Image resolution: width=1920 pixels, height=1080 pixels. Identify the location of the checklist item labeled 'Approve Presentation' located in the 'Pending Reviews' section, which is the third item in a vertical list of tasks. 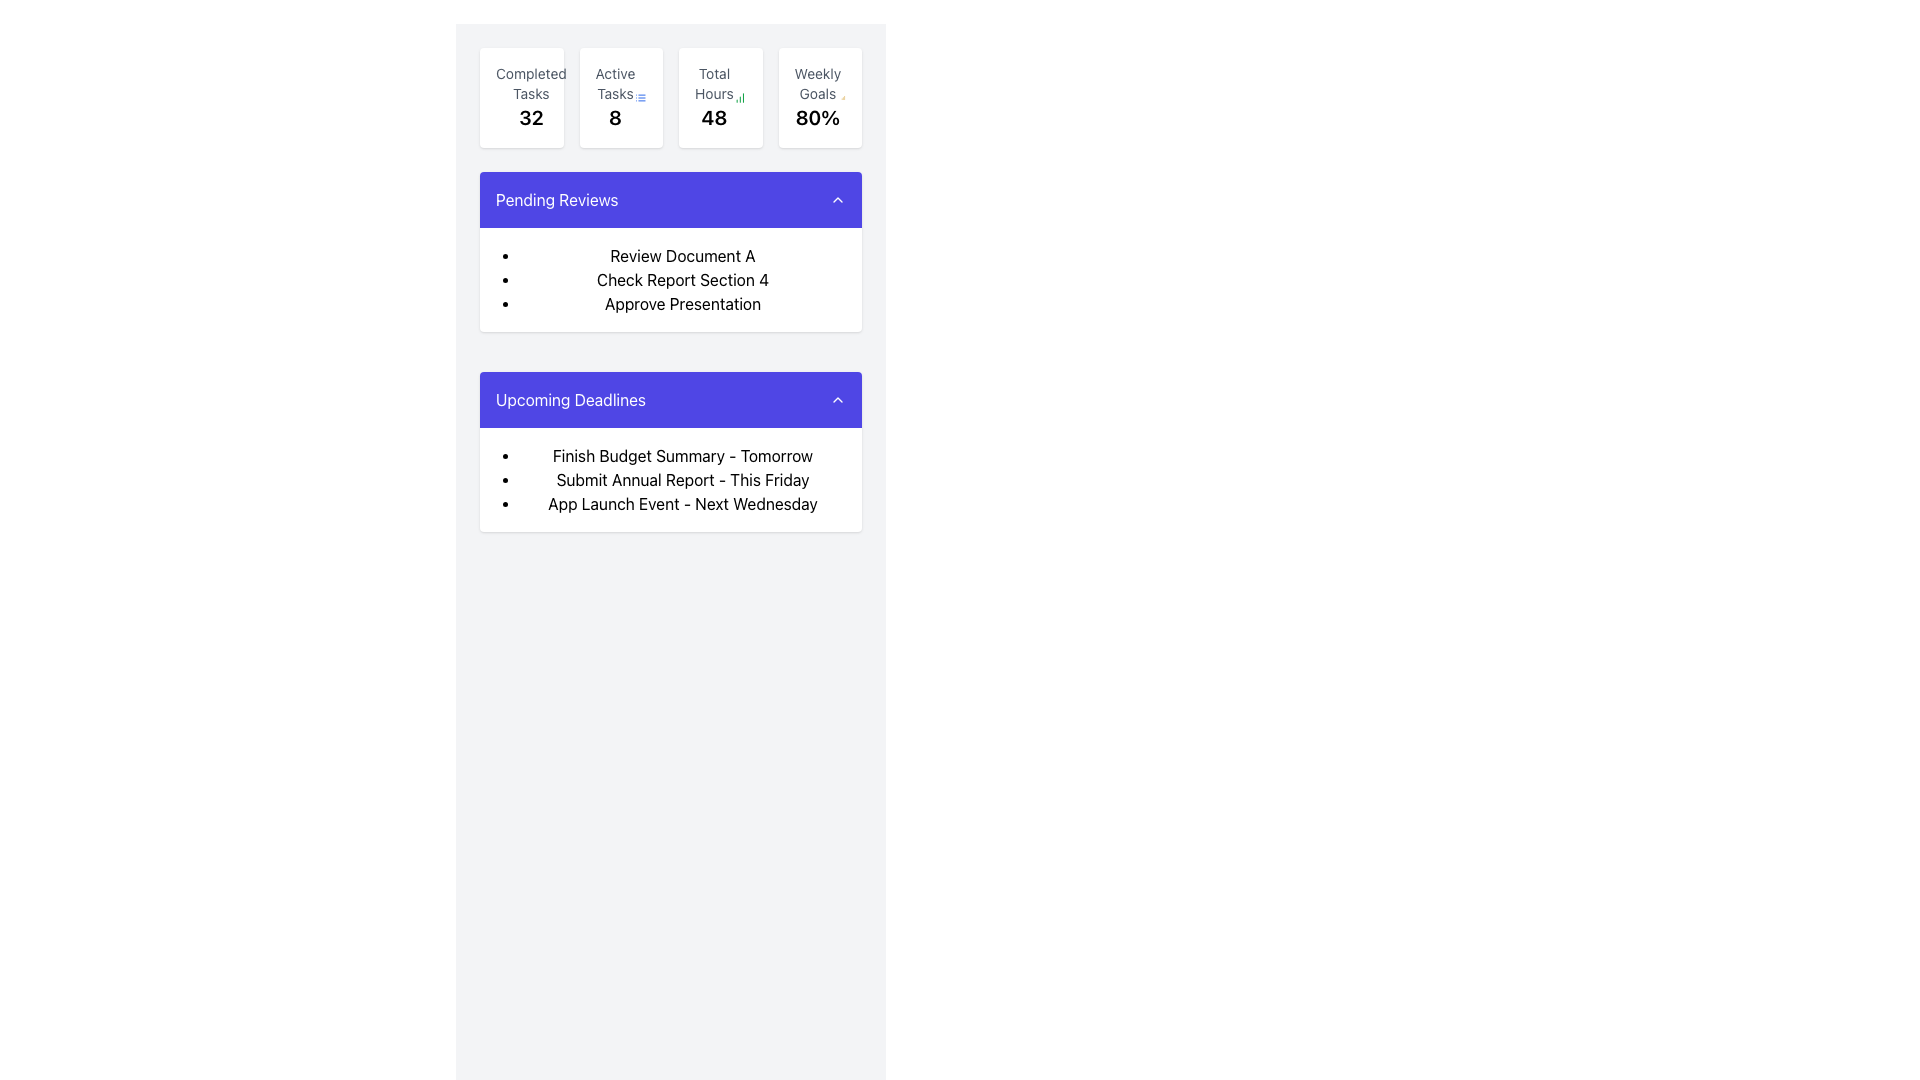
(682, 304).